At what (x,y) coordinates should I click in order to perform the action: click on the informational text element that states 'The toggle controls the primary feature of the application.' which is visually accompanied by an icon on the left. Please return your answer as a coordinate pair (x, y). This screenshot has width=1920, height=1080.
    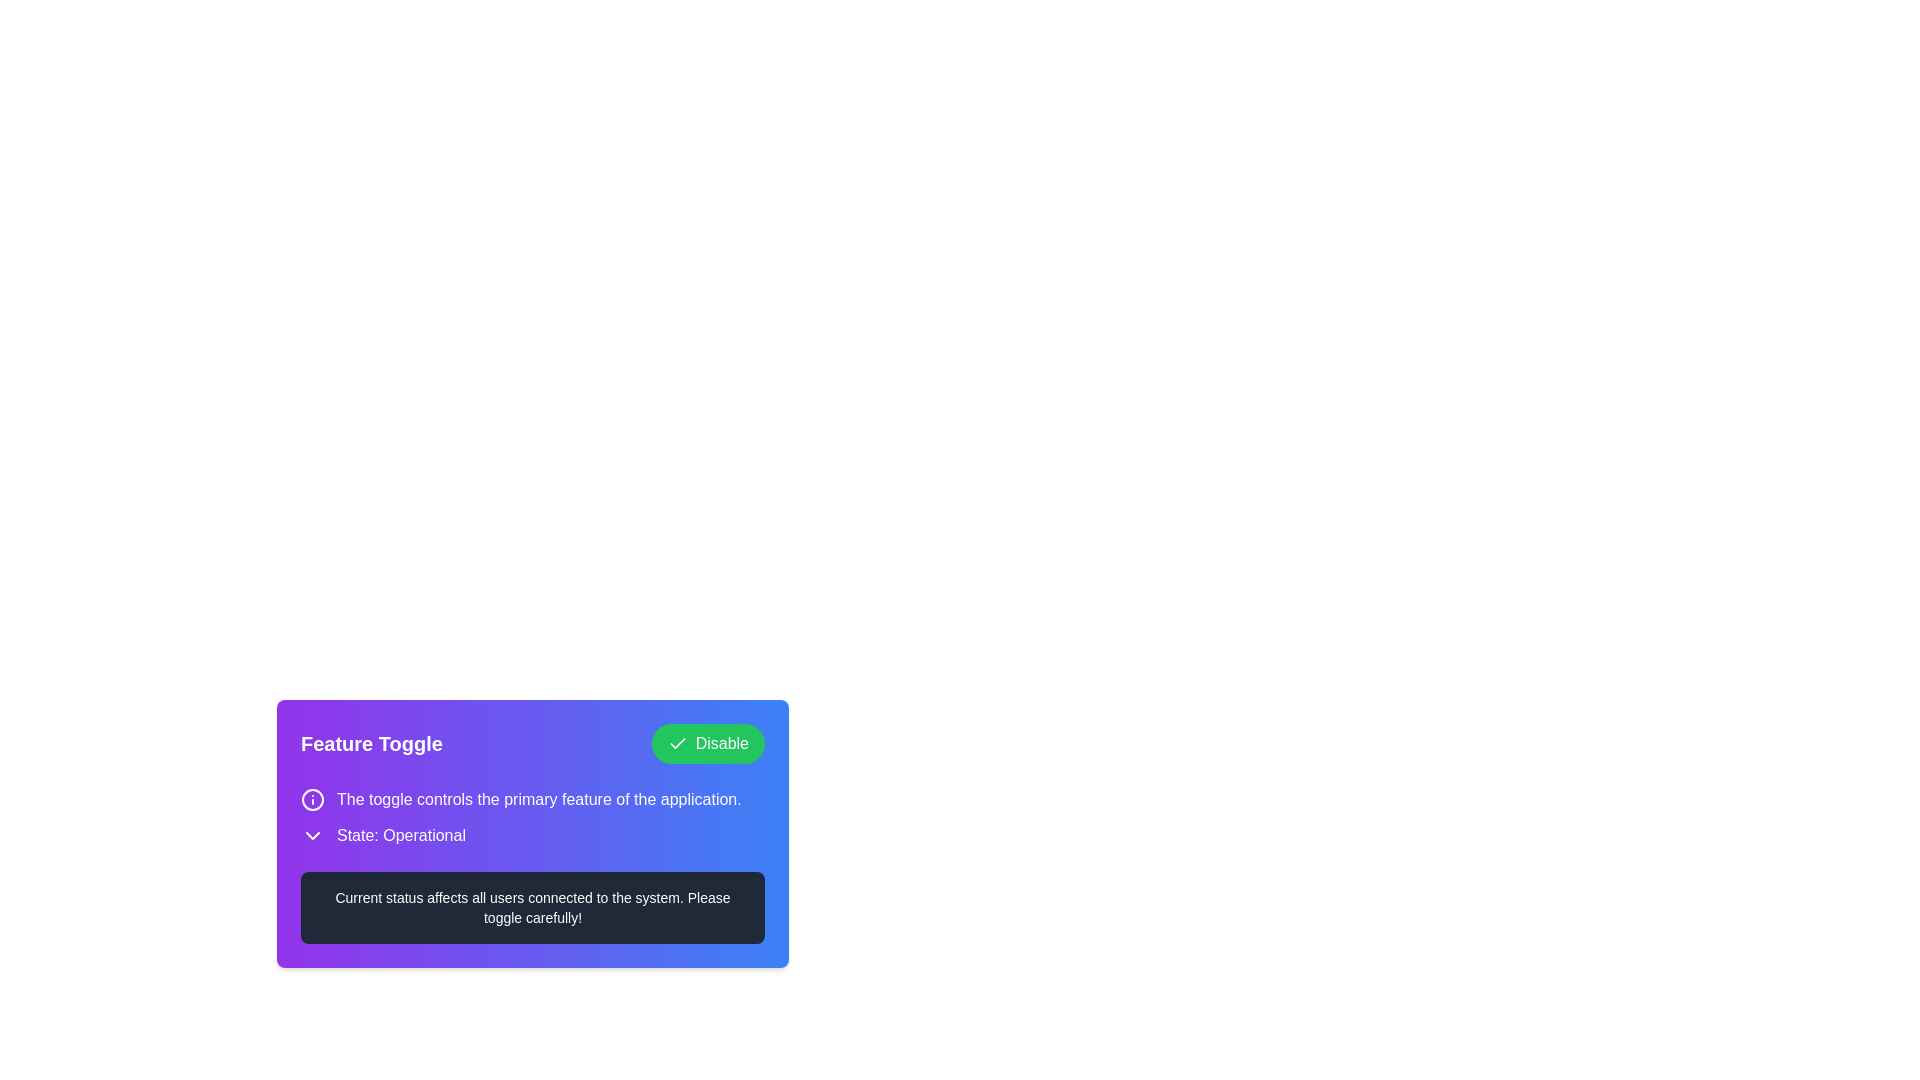
    Looking at the image, I should click on (532, 798).